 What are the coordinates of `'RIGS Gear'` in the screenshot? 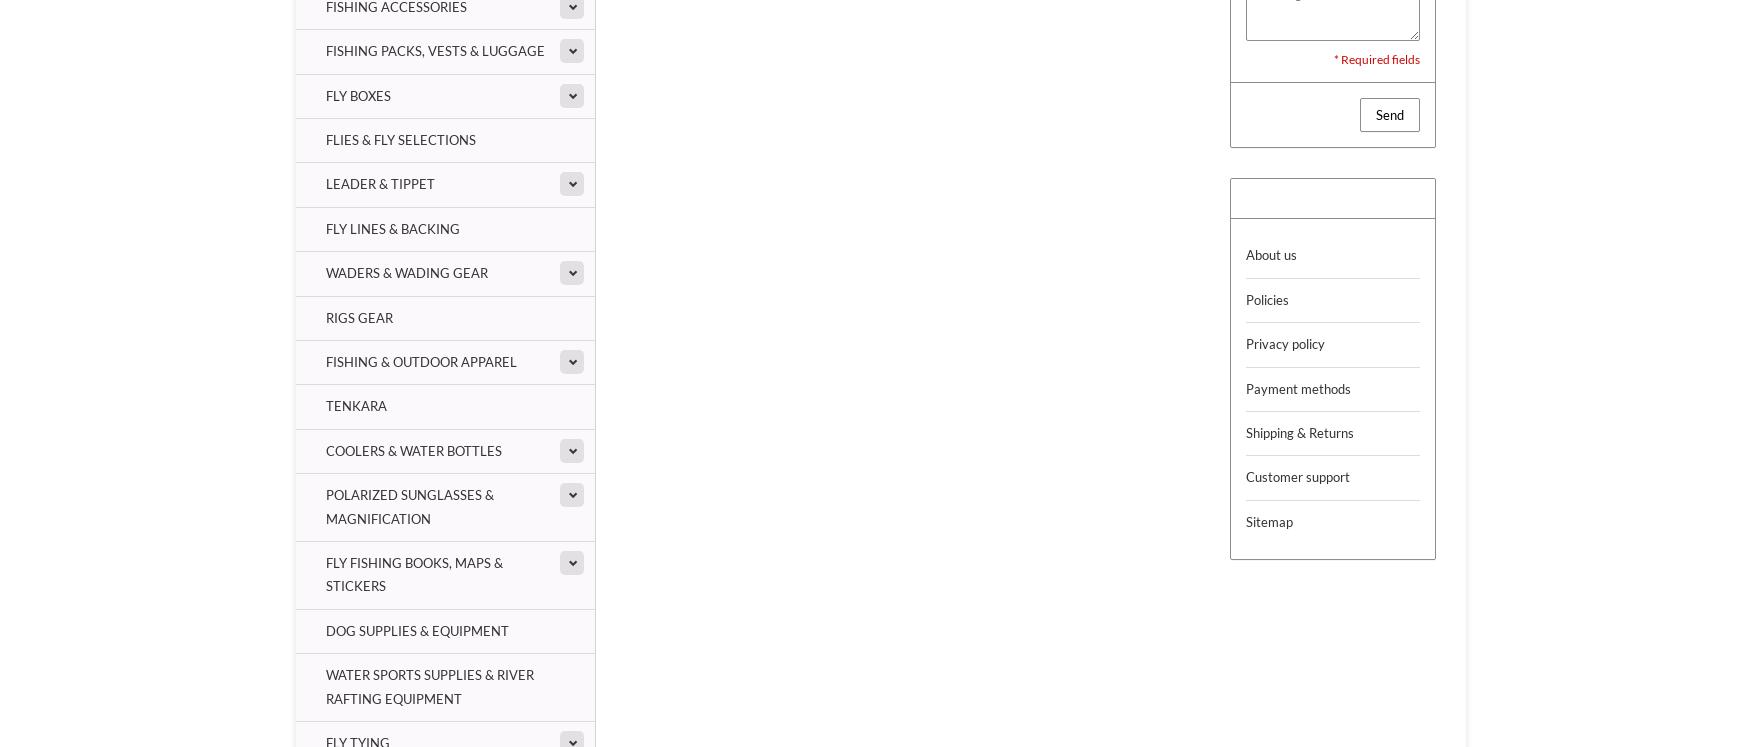 It's located at (359, 316).